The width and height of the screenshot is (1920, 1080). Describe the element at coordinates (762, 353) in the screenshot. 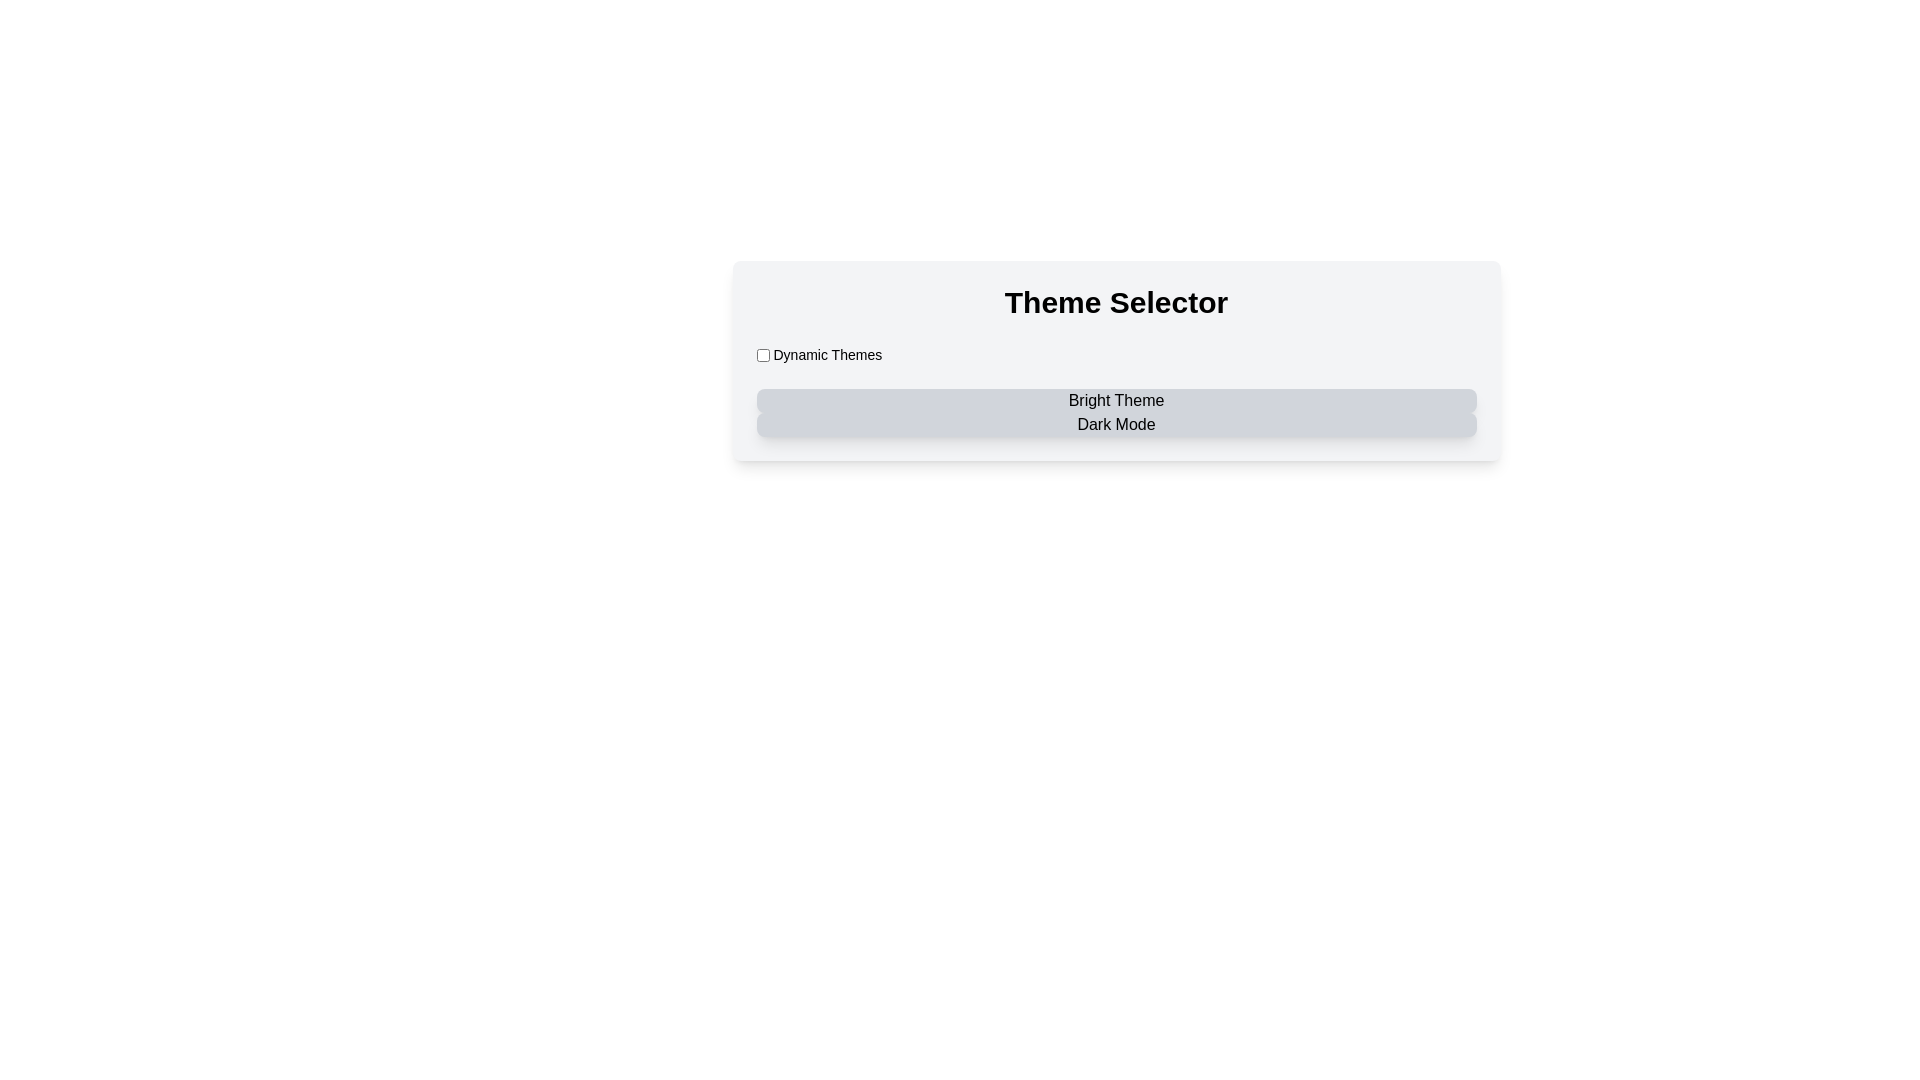

I see `the unmarked checkbox located to the left of the 'Dynamic Themes' text` at that location.